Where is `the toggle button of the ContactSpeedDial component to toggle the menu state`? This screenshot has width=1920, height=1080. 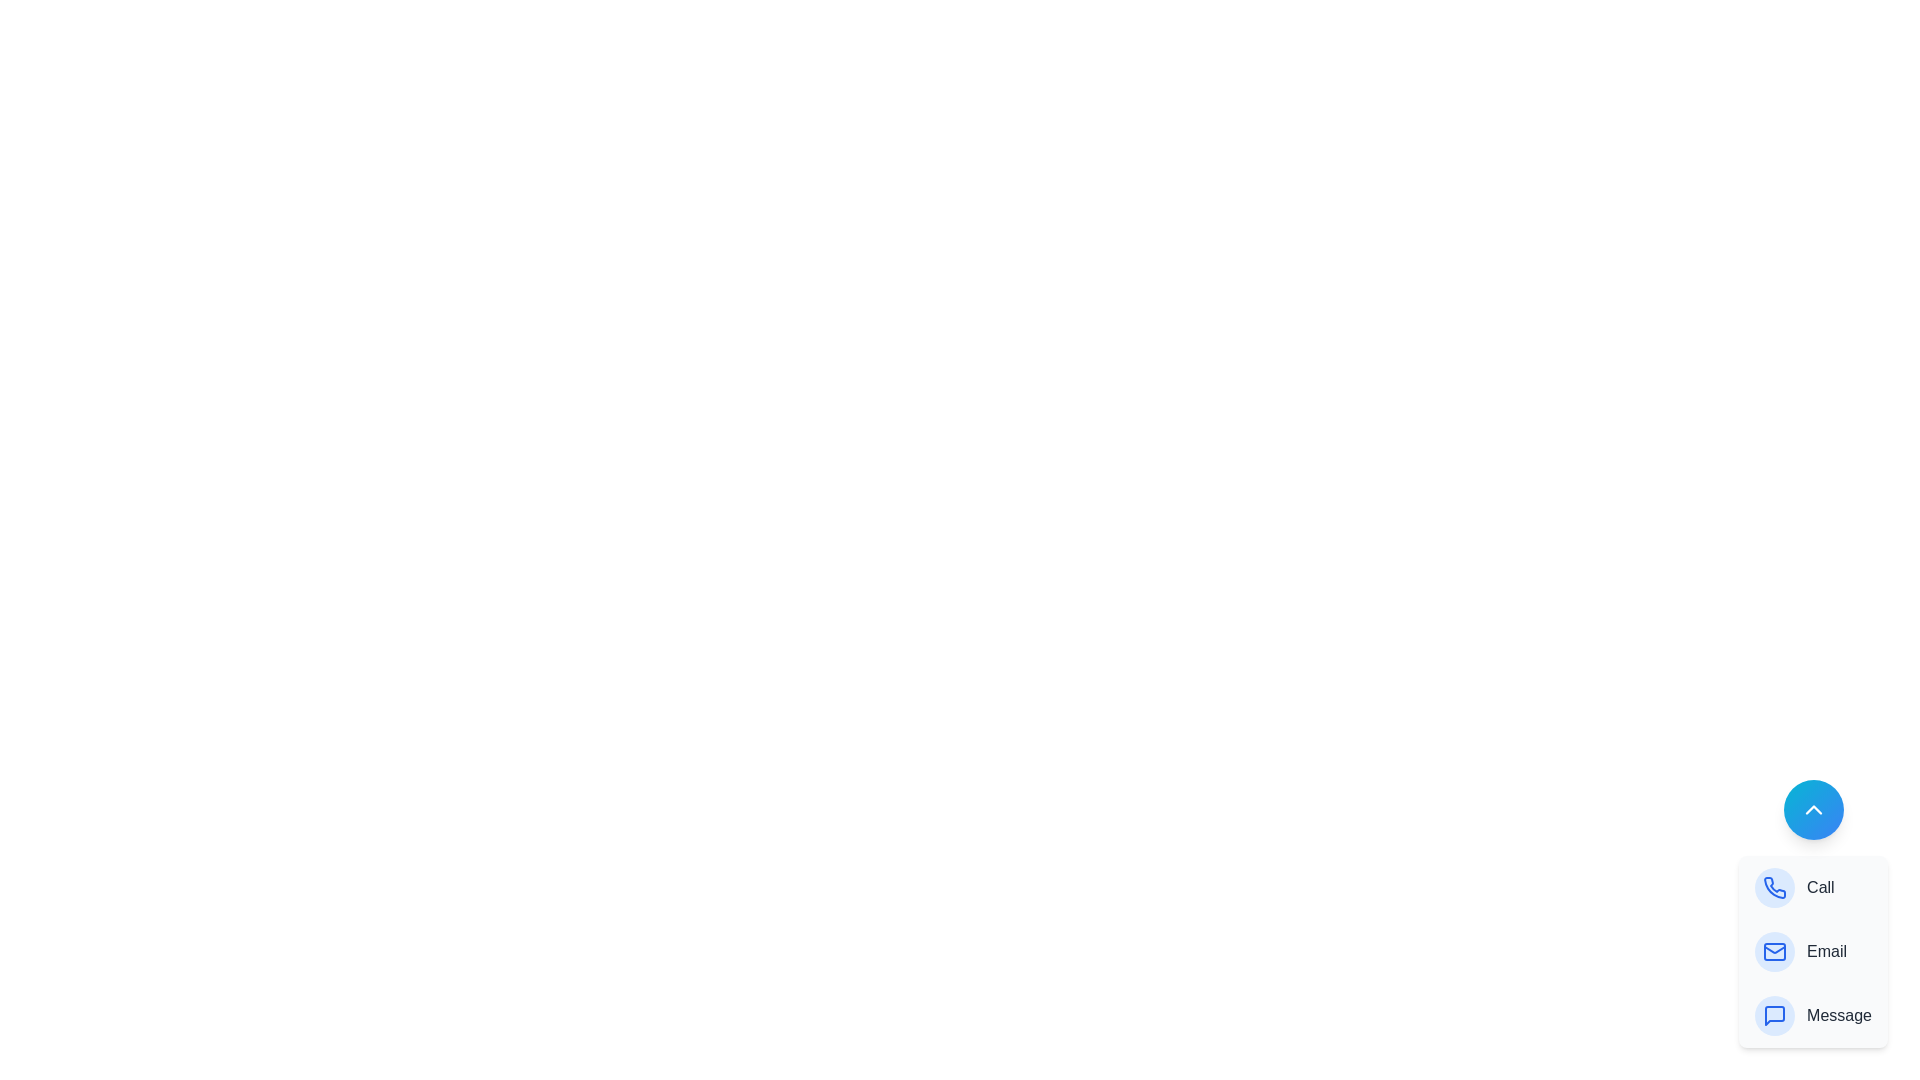 the toggle button of the ContactSpeedDial component to toggle the menu state is located at coordinates (1813, 810).